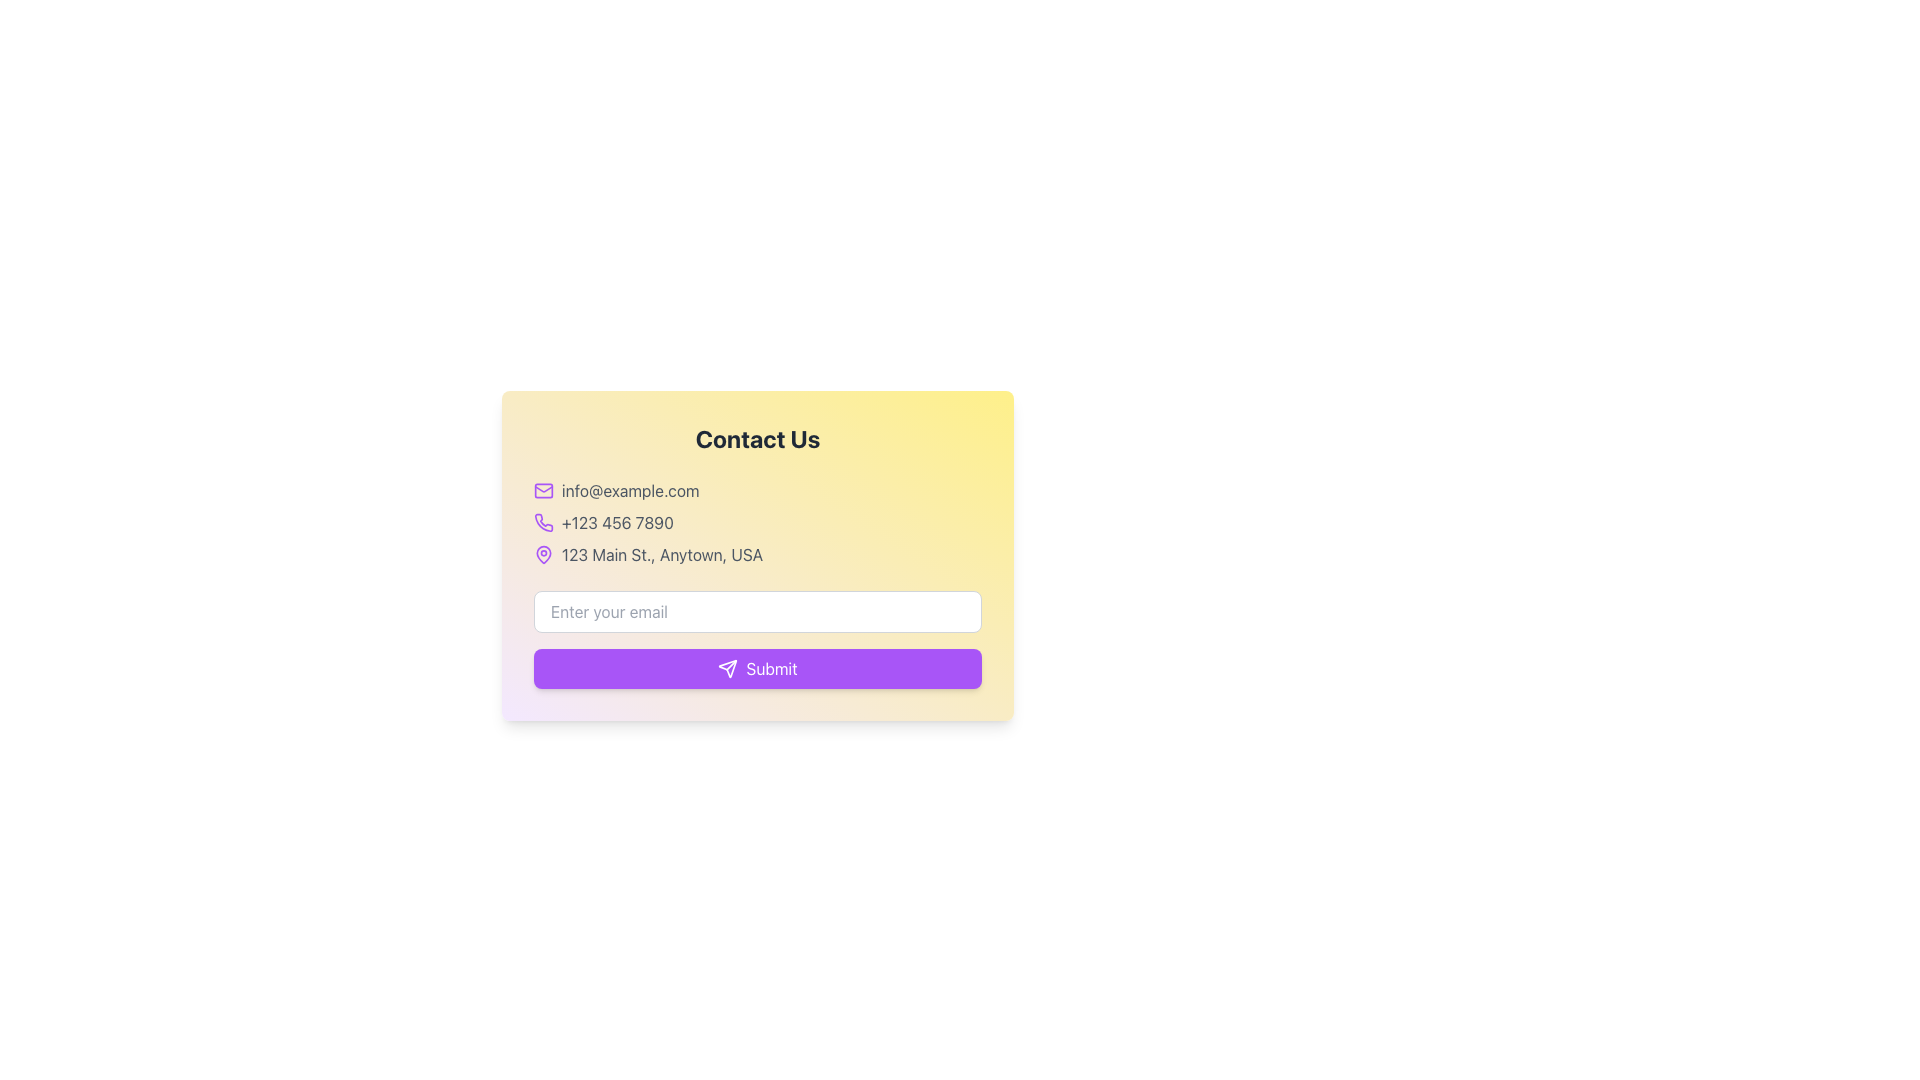 Image resolution: width=1920 pixels, height=1080 pixels. I want to click on the 'Submit' button with a purple gradient background, located at the bottom of the 'Contact Us' card, so click(757, 668).